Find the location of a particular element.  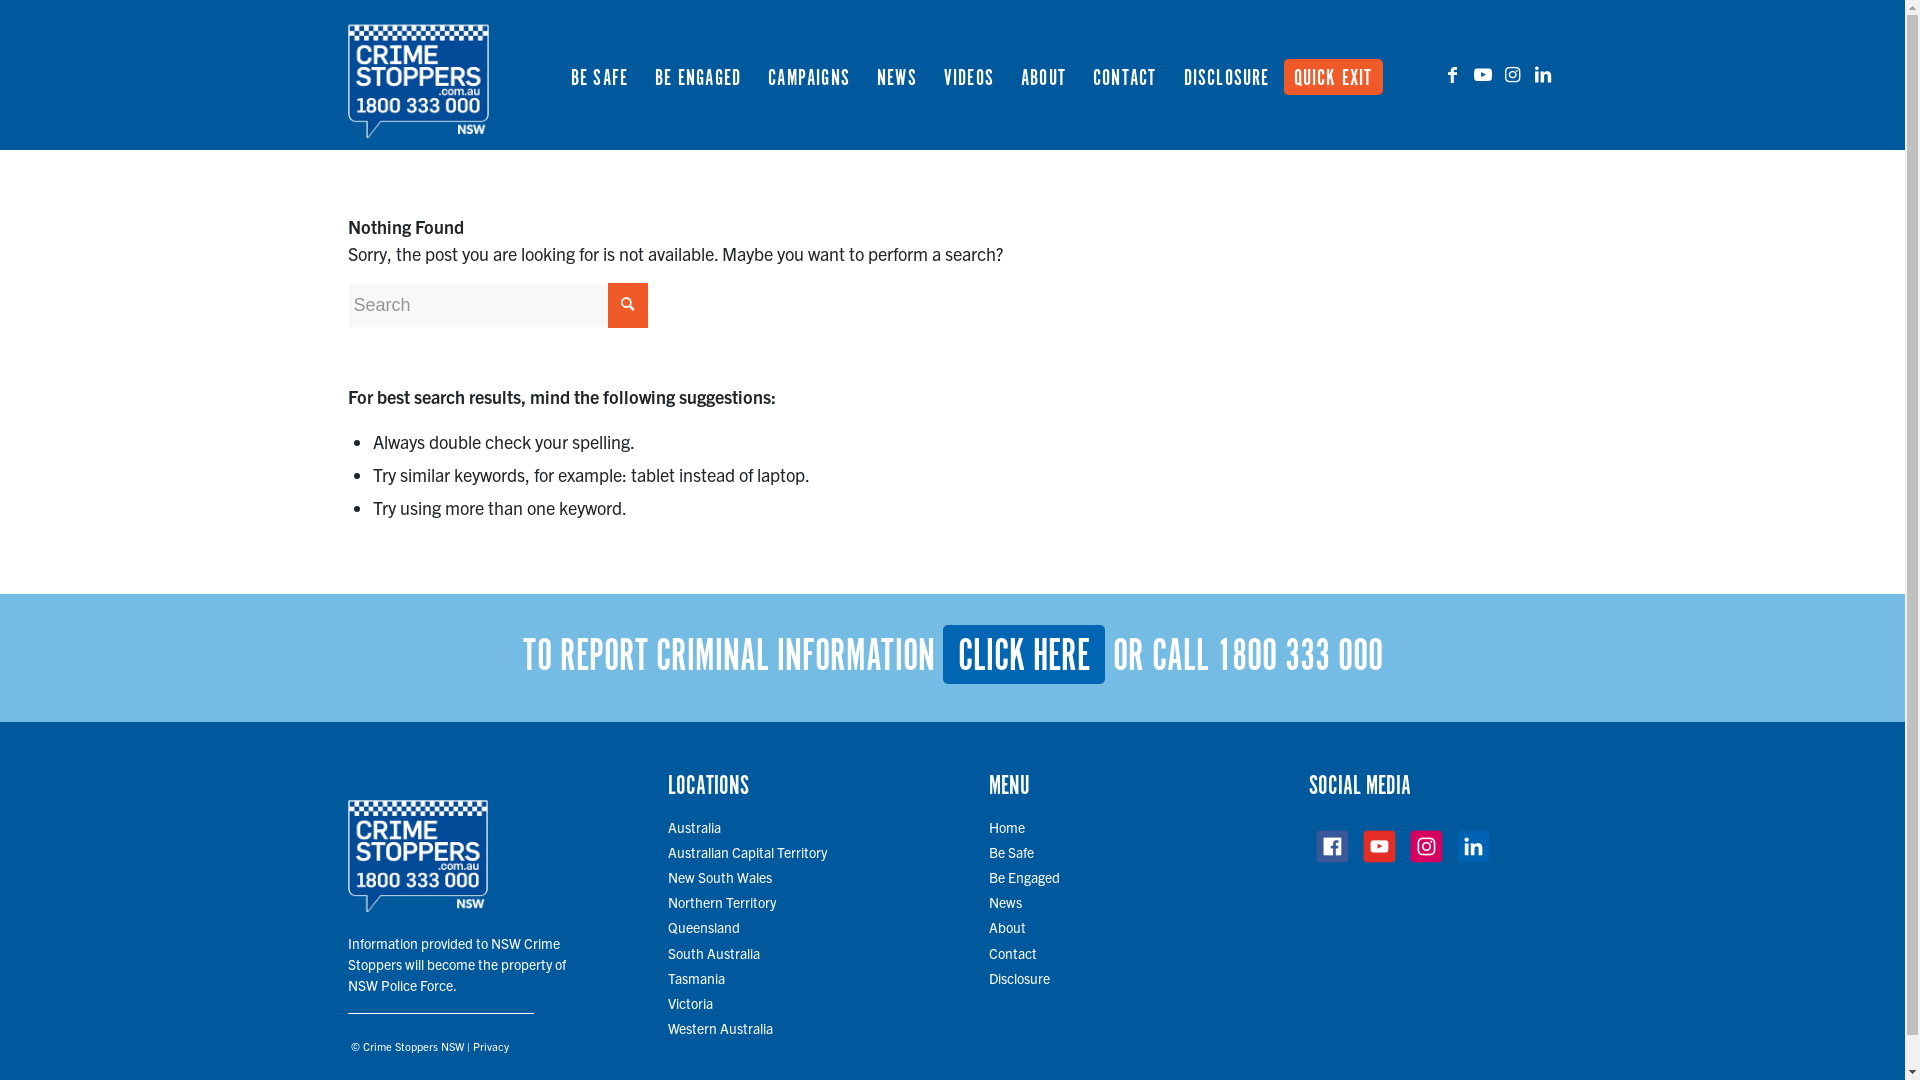

'Tasmania' is located at coordinates (667, 977).